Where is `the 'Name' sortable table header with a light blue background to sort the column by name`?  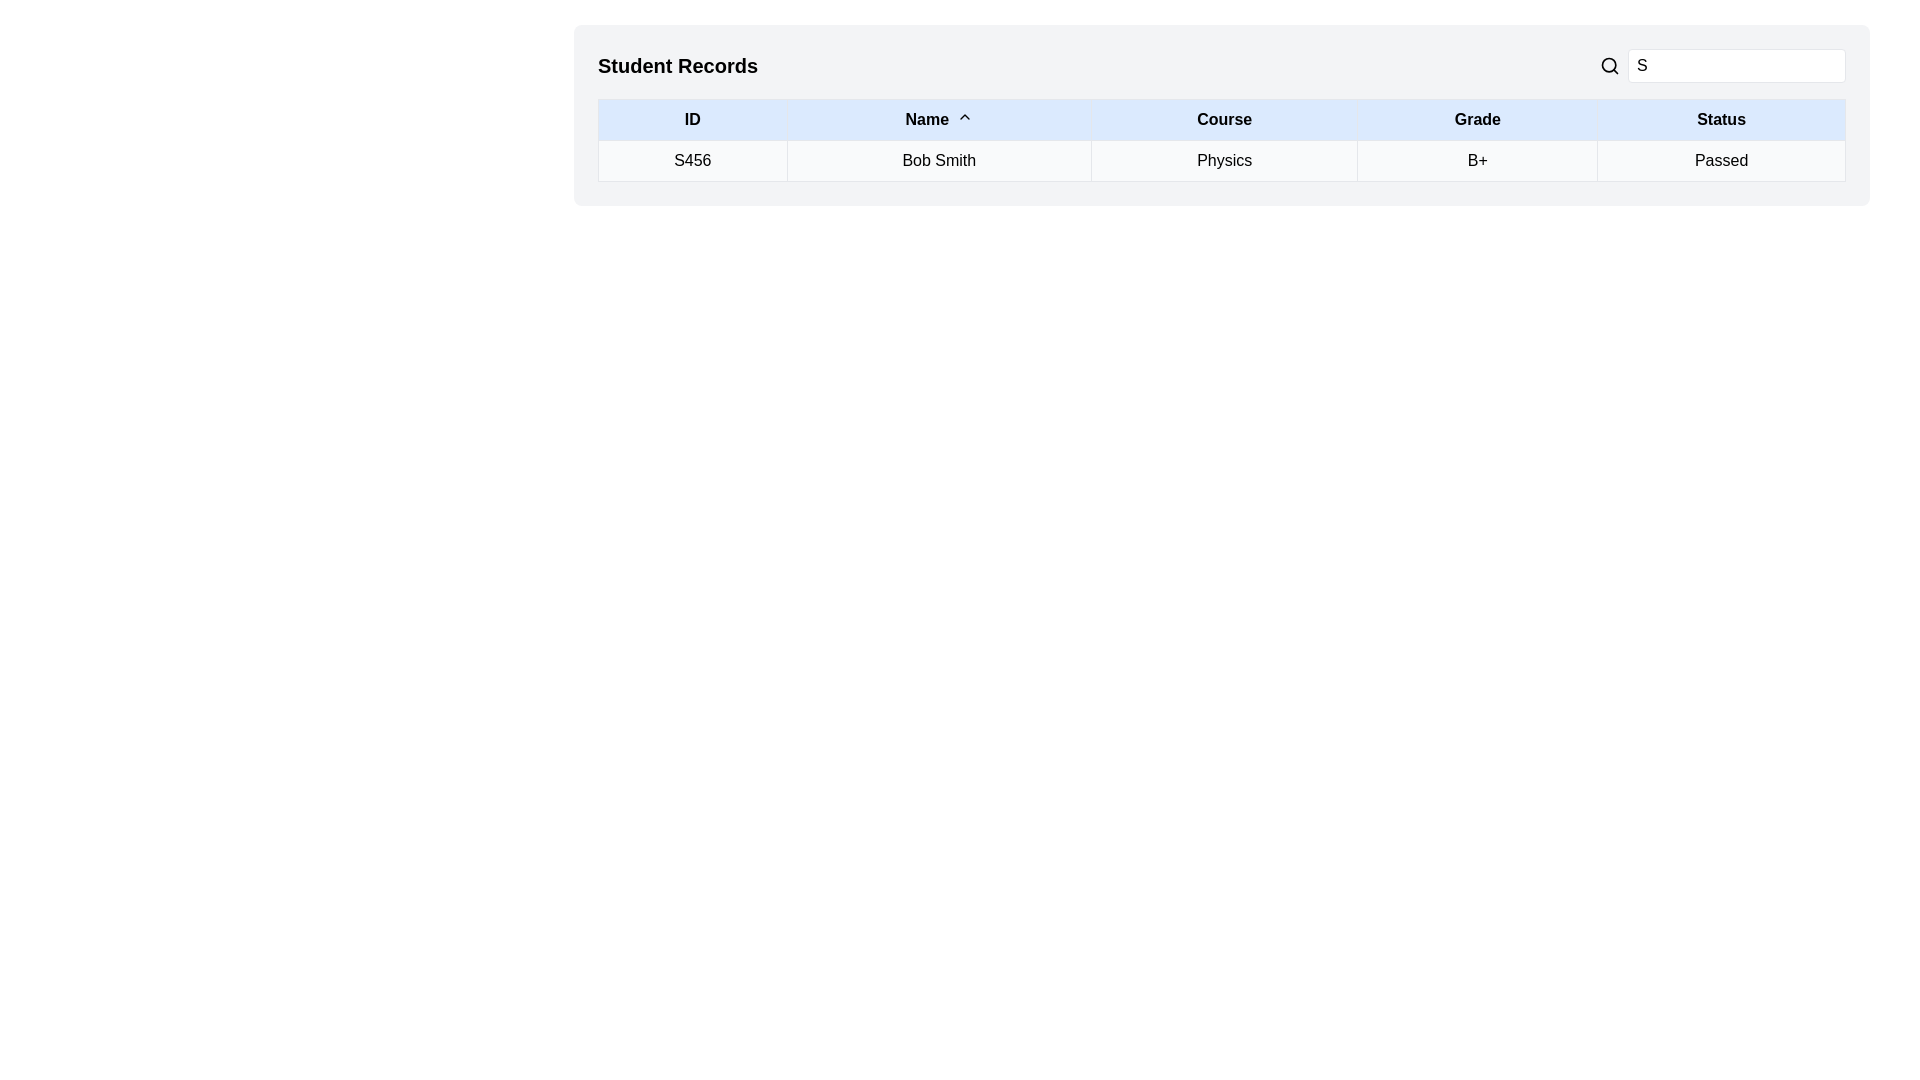 the 'Name' sortable table header with a light blue background to sort the column by name is located at coordinates (938, 119).